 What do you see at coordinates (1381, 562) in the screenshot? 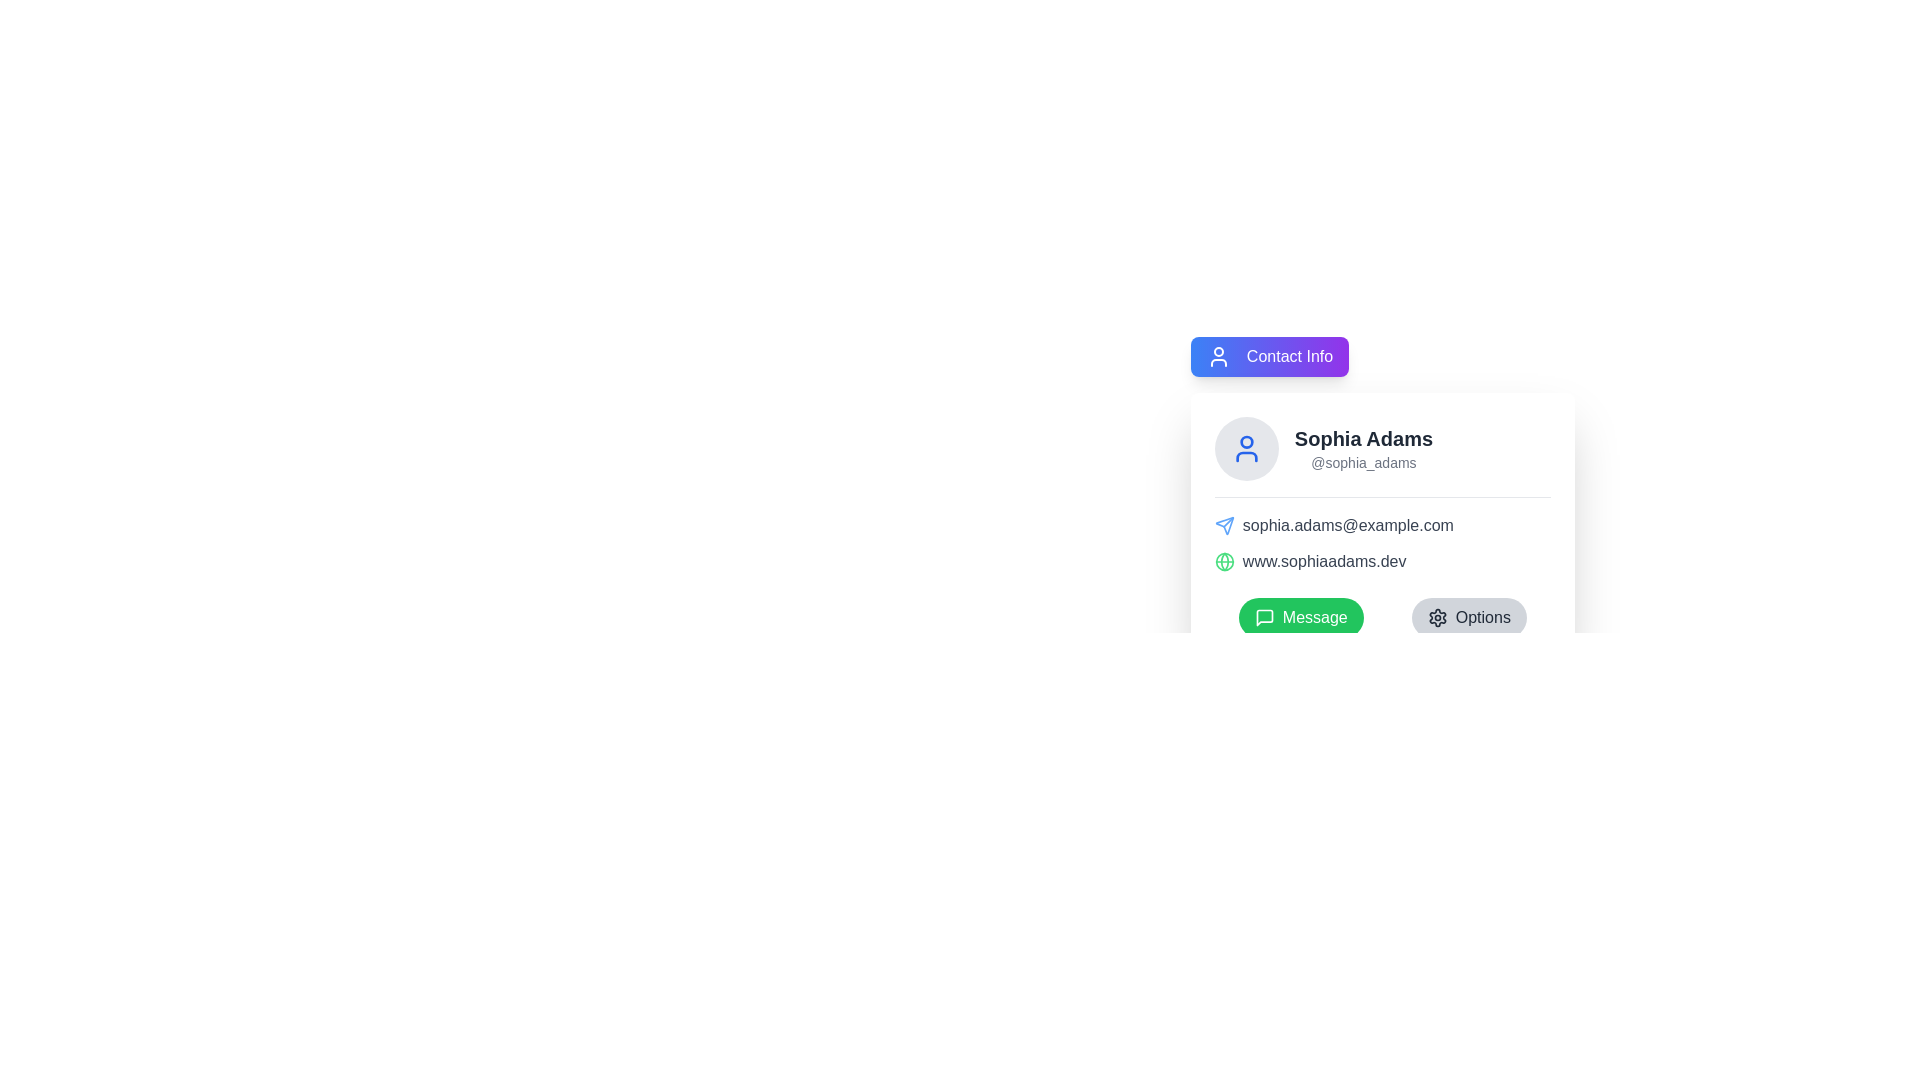
I see `the text 'www.sophiaadams.dev' in gray font, which is the second item` at bounding box center [1381, 562].